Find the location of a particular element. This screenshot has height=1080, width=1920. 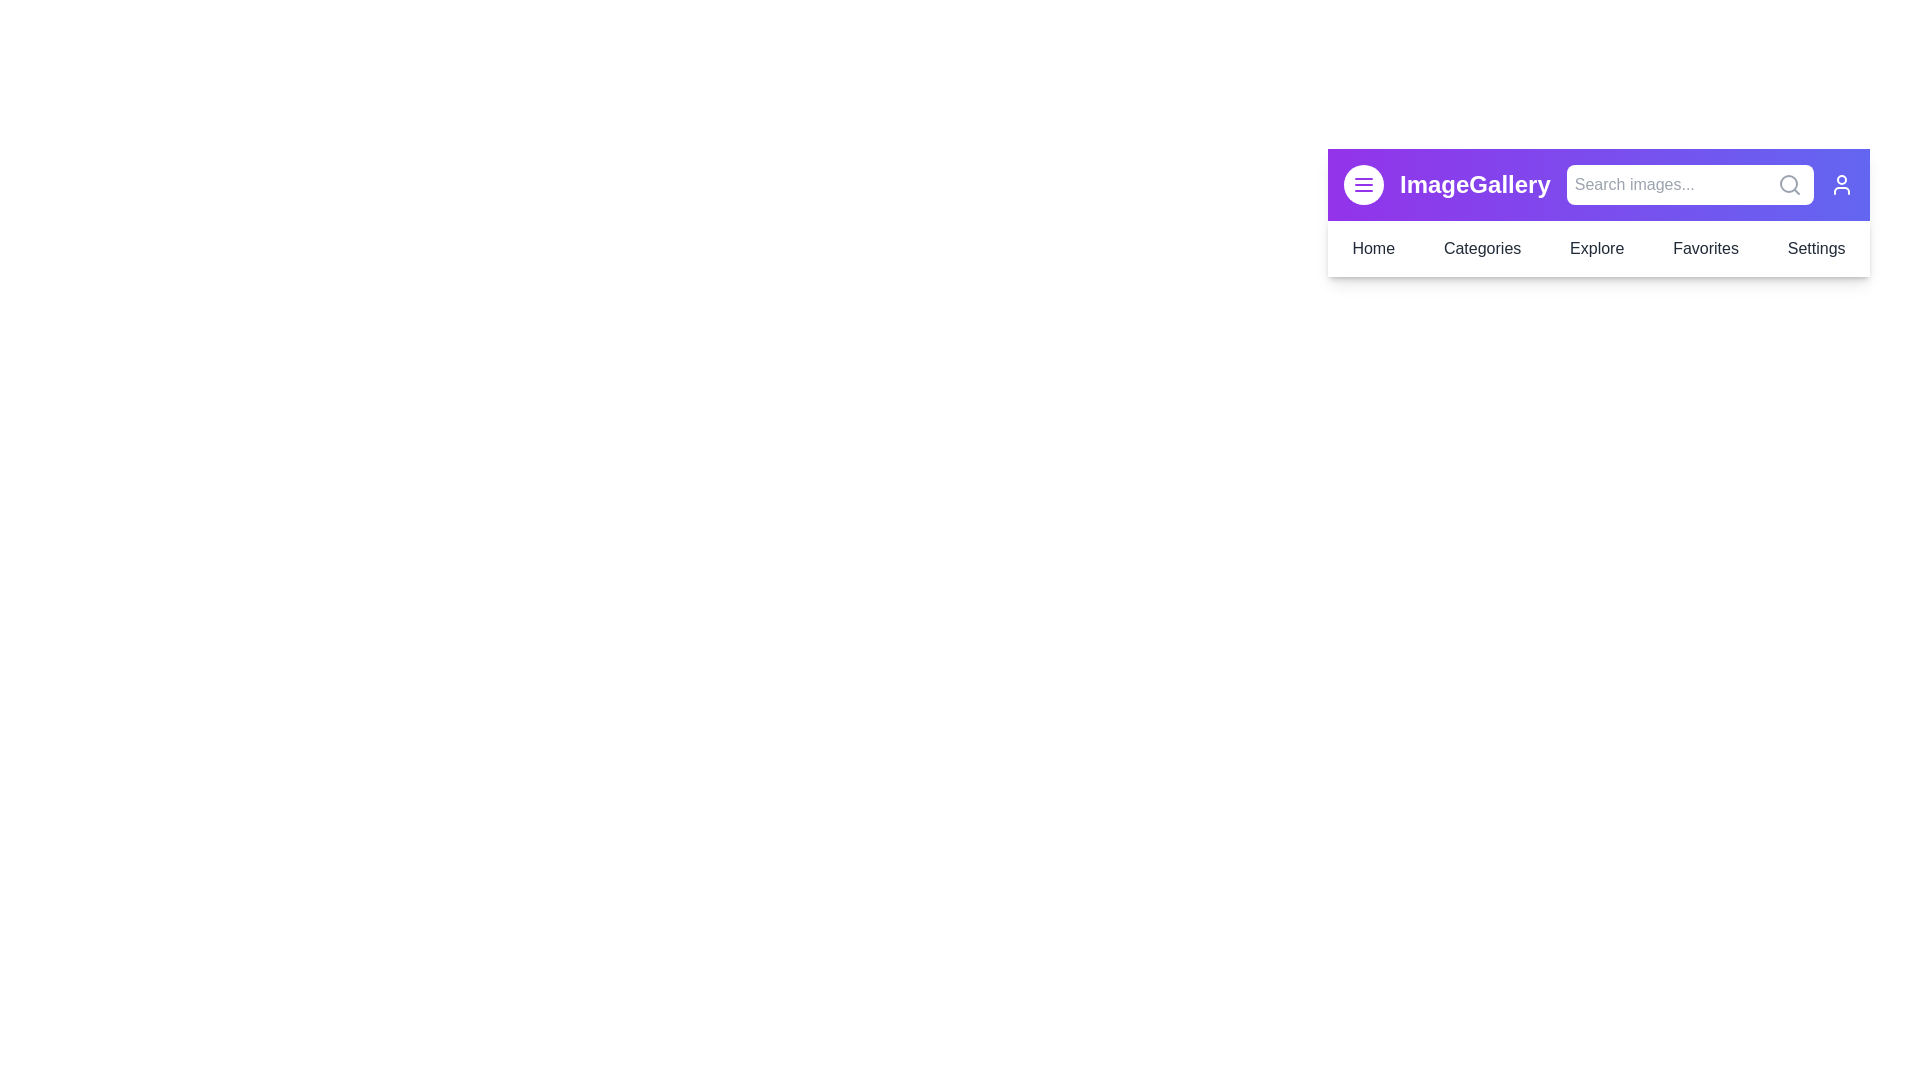

the menu button to toggle the menu visibility is located at coordinates (1362, 185).